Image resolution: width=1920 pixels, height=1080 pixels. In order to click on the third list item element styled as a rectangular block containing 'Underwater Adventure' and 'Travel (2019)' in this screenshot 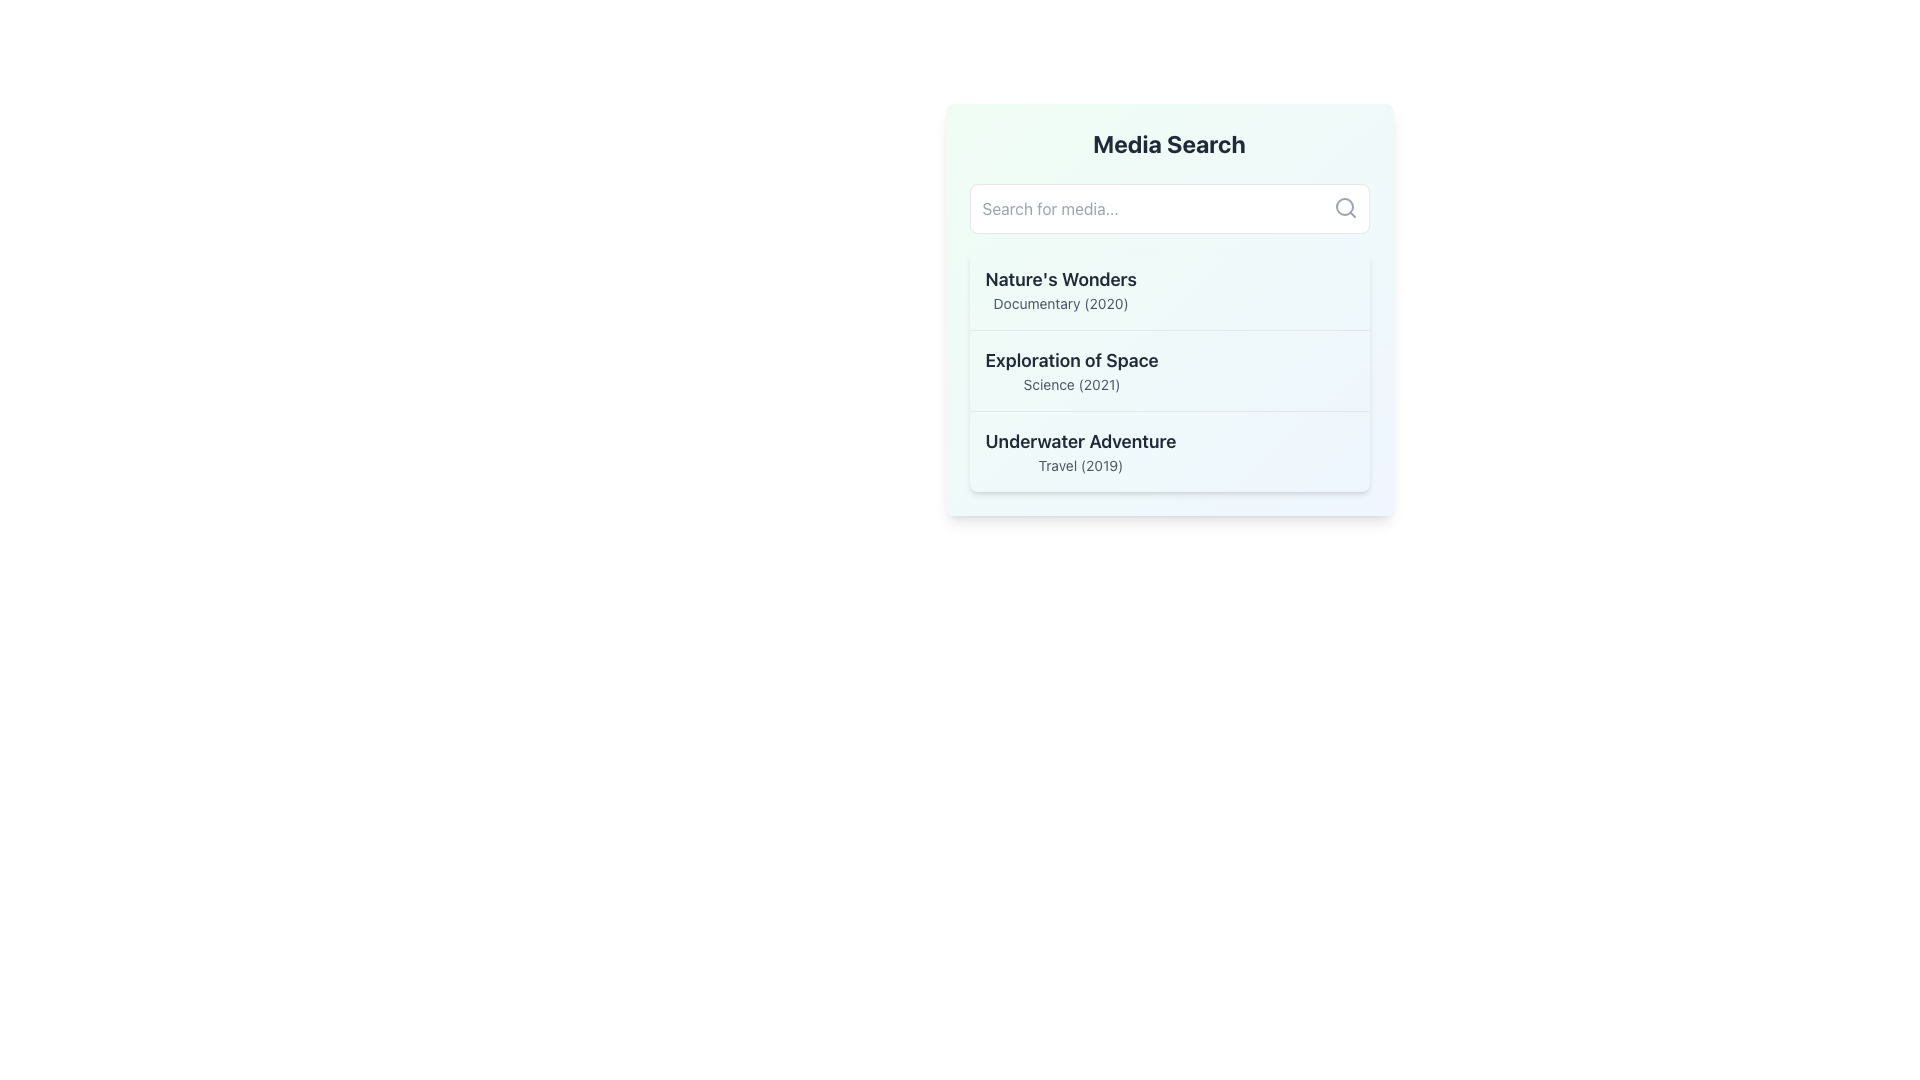, I will do `click(1169, 451)`.